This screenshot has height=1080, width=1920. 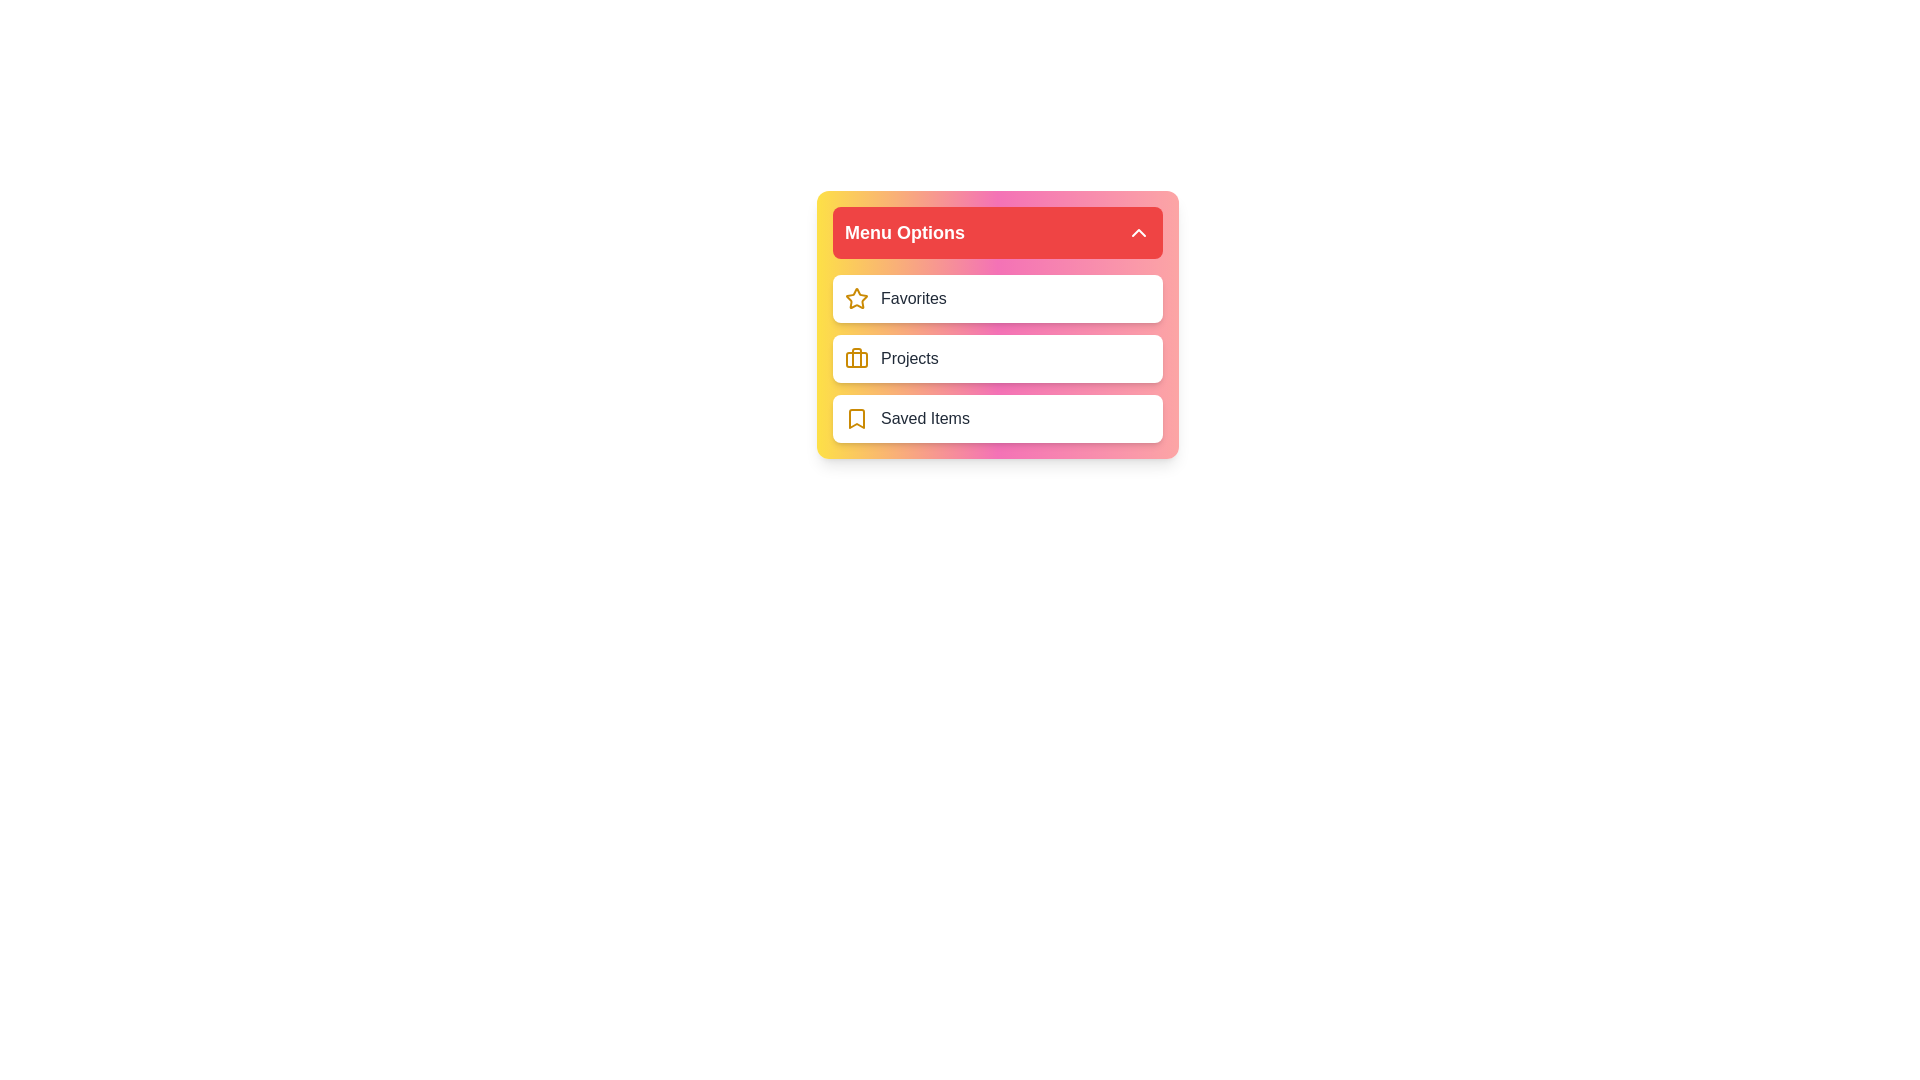 What do you see at coordinates (998, 418) in the screenshot?
I see `the 'Saved Items' menu item` at bounding box center [998, 418].